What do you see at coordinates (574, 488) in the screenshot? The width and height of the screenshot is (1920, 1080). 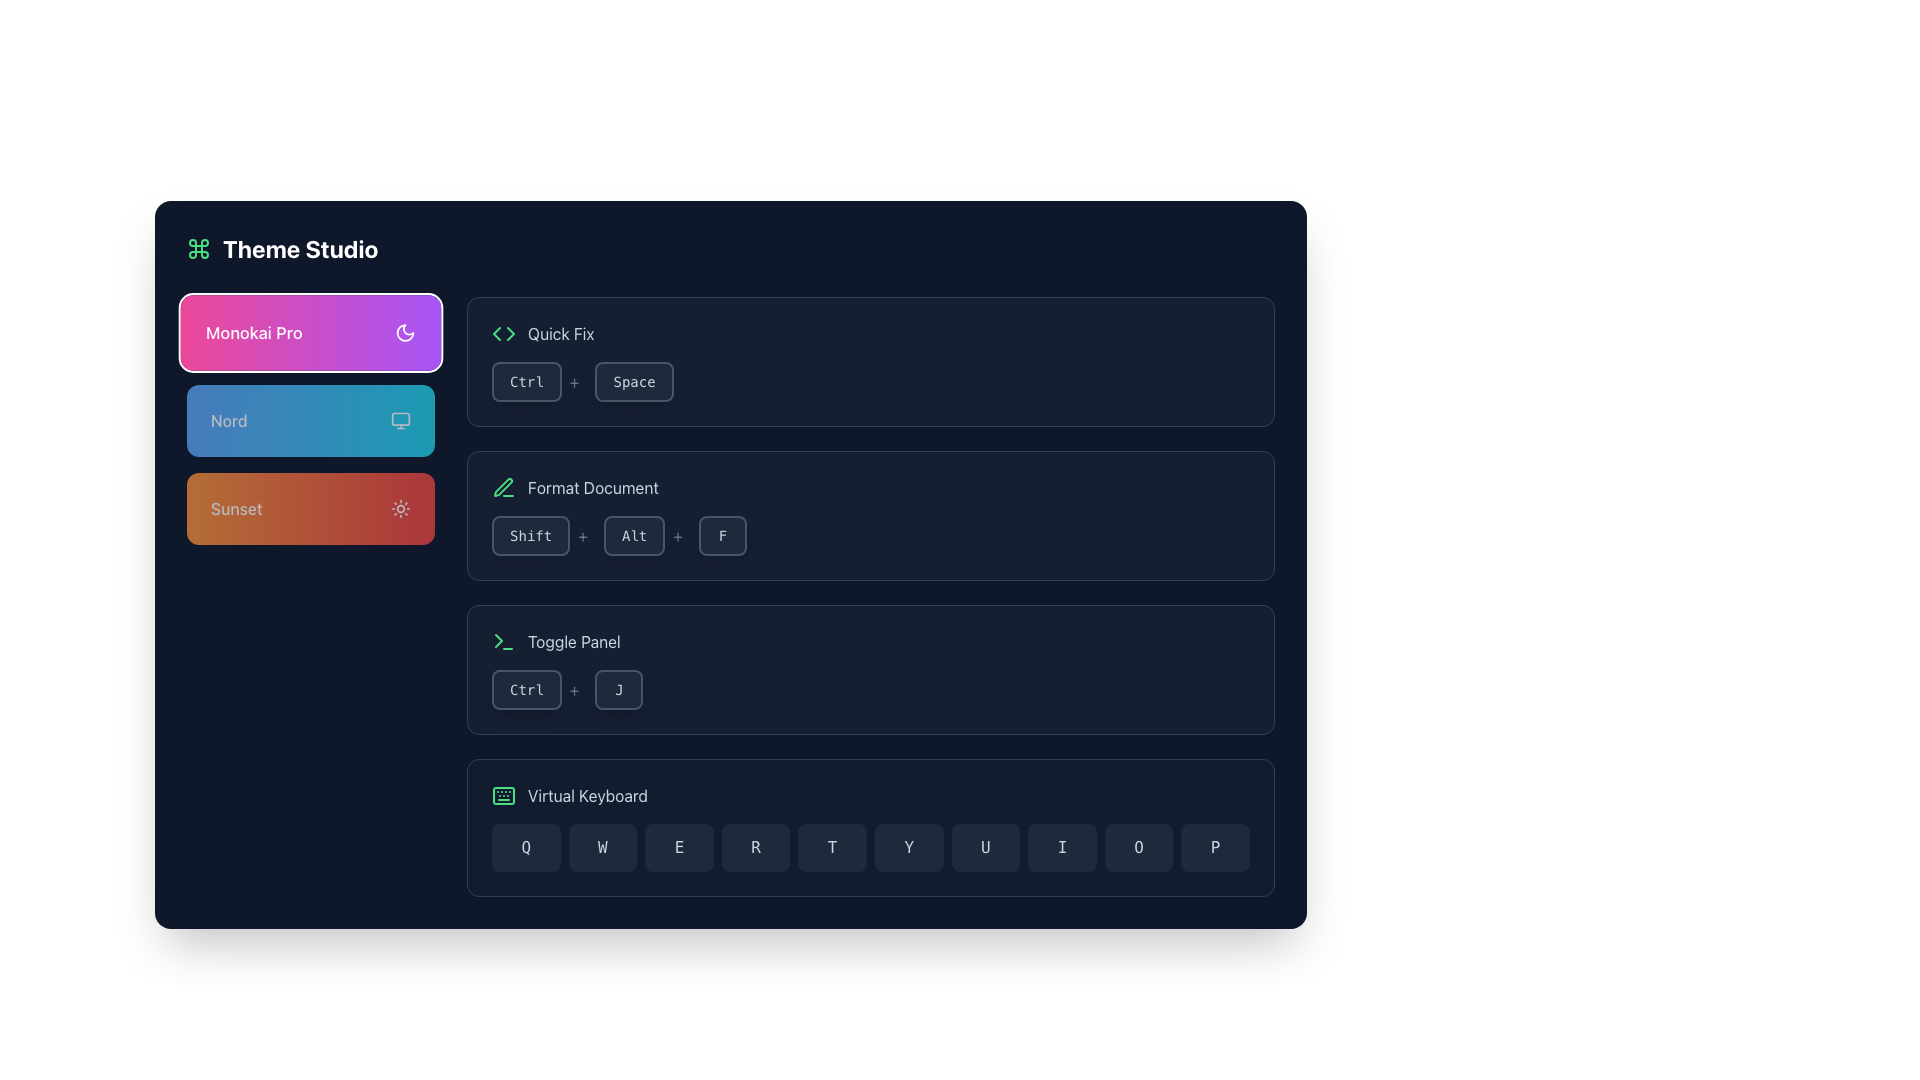 I see `the document formatting button located in the header section of the panel on the right-hand side, directly below the 'Quick Fix' header and above the 'Toggle Panel.'` at bounding box center [574, 488].